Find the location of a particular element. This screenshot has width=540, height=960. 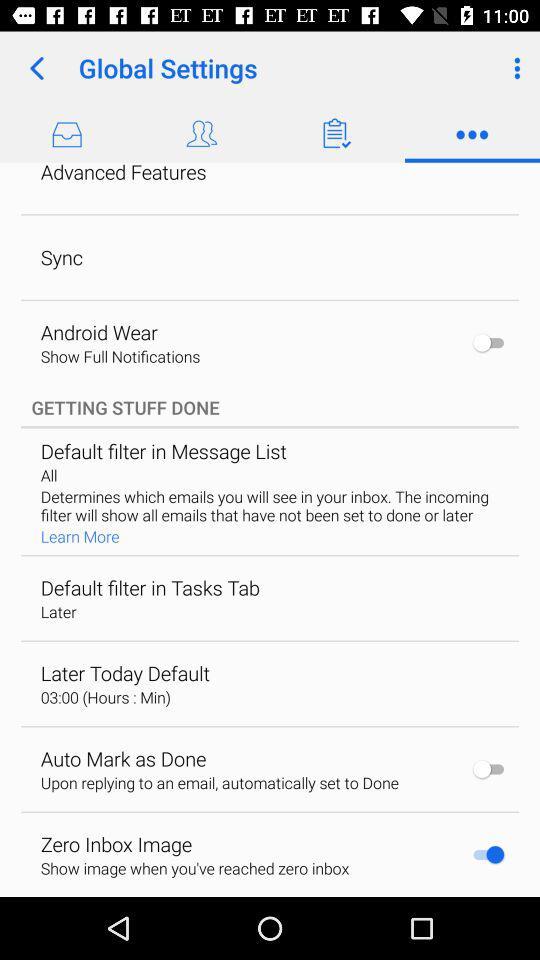

android wear item is located at coordinates (98, 332).